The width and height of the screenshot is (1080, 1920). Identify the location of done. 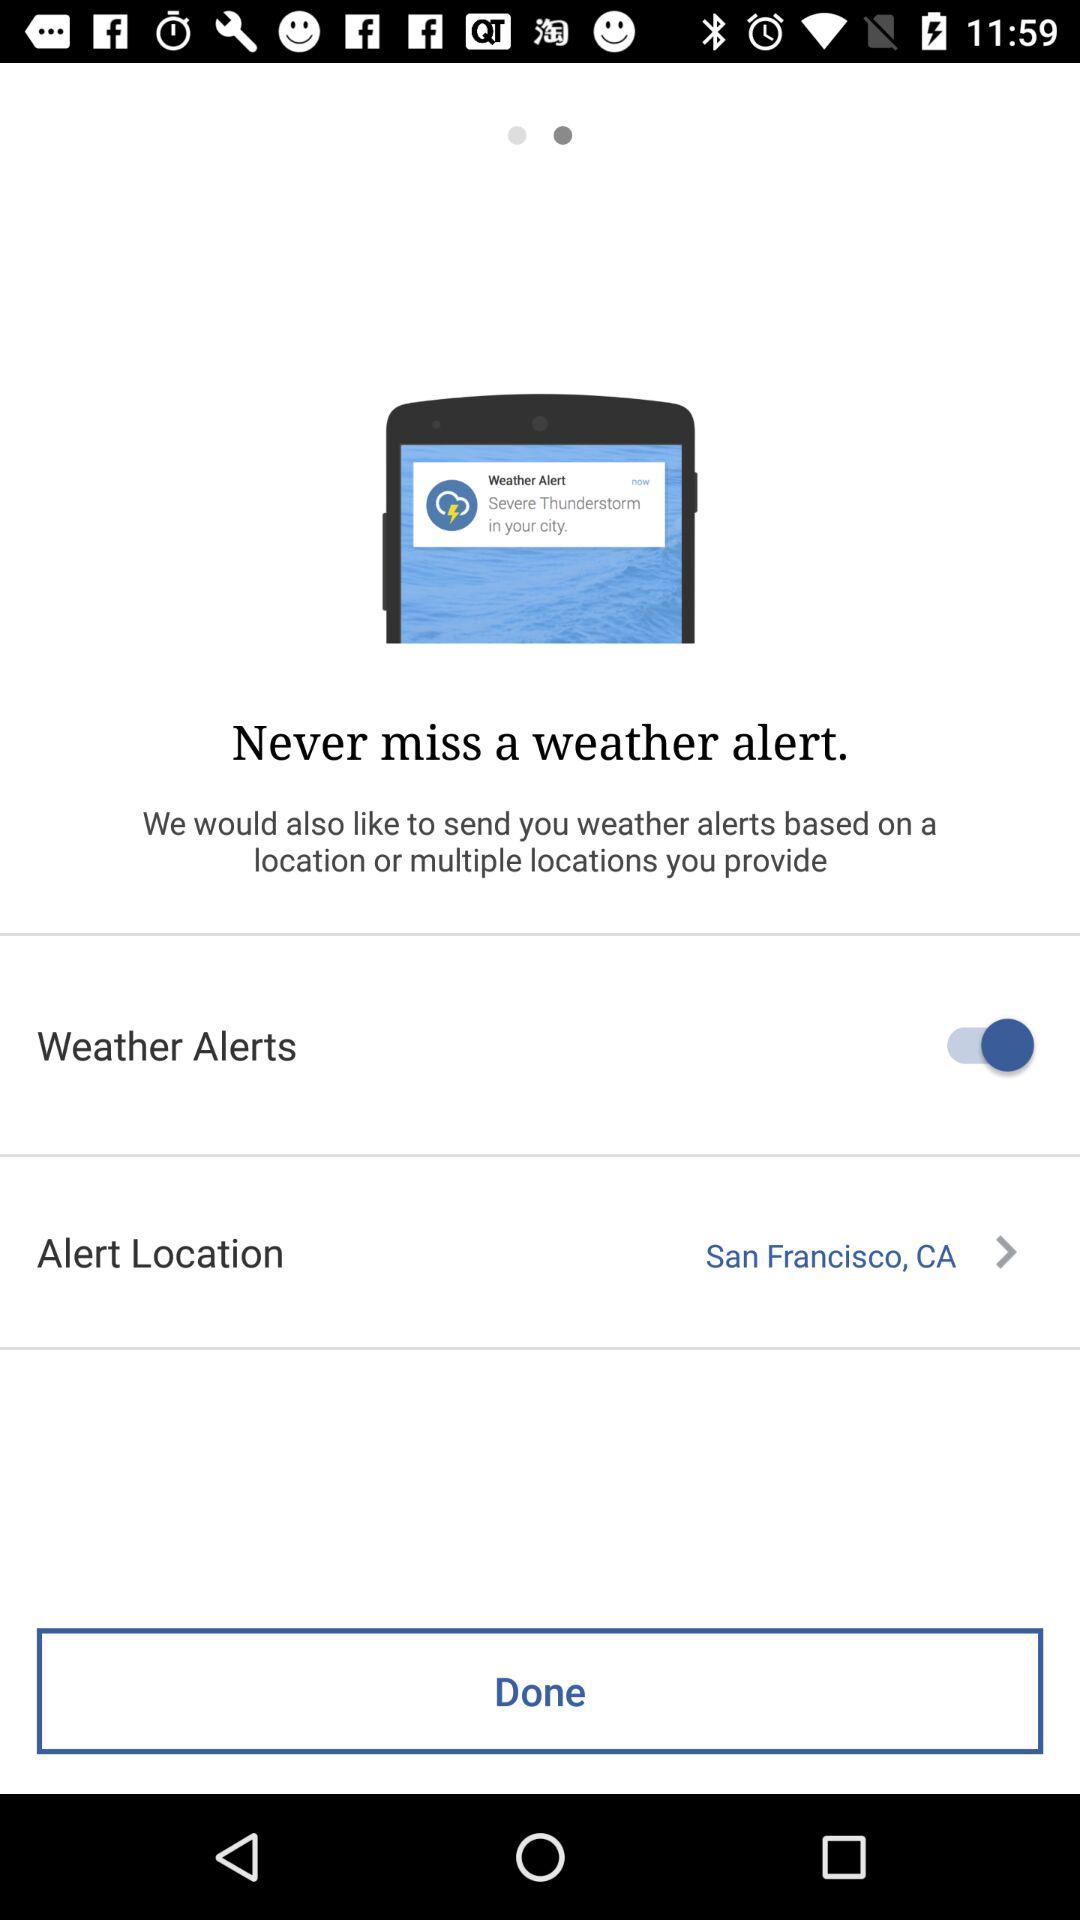
(540, 1690).